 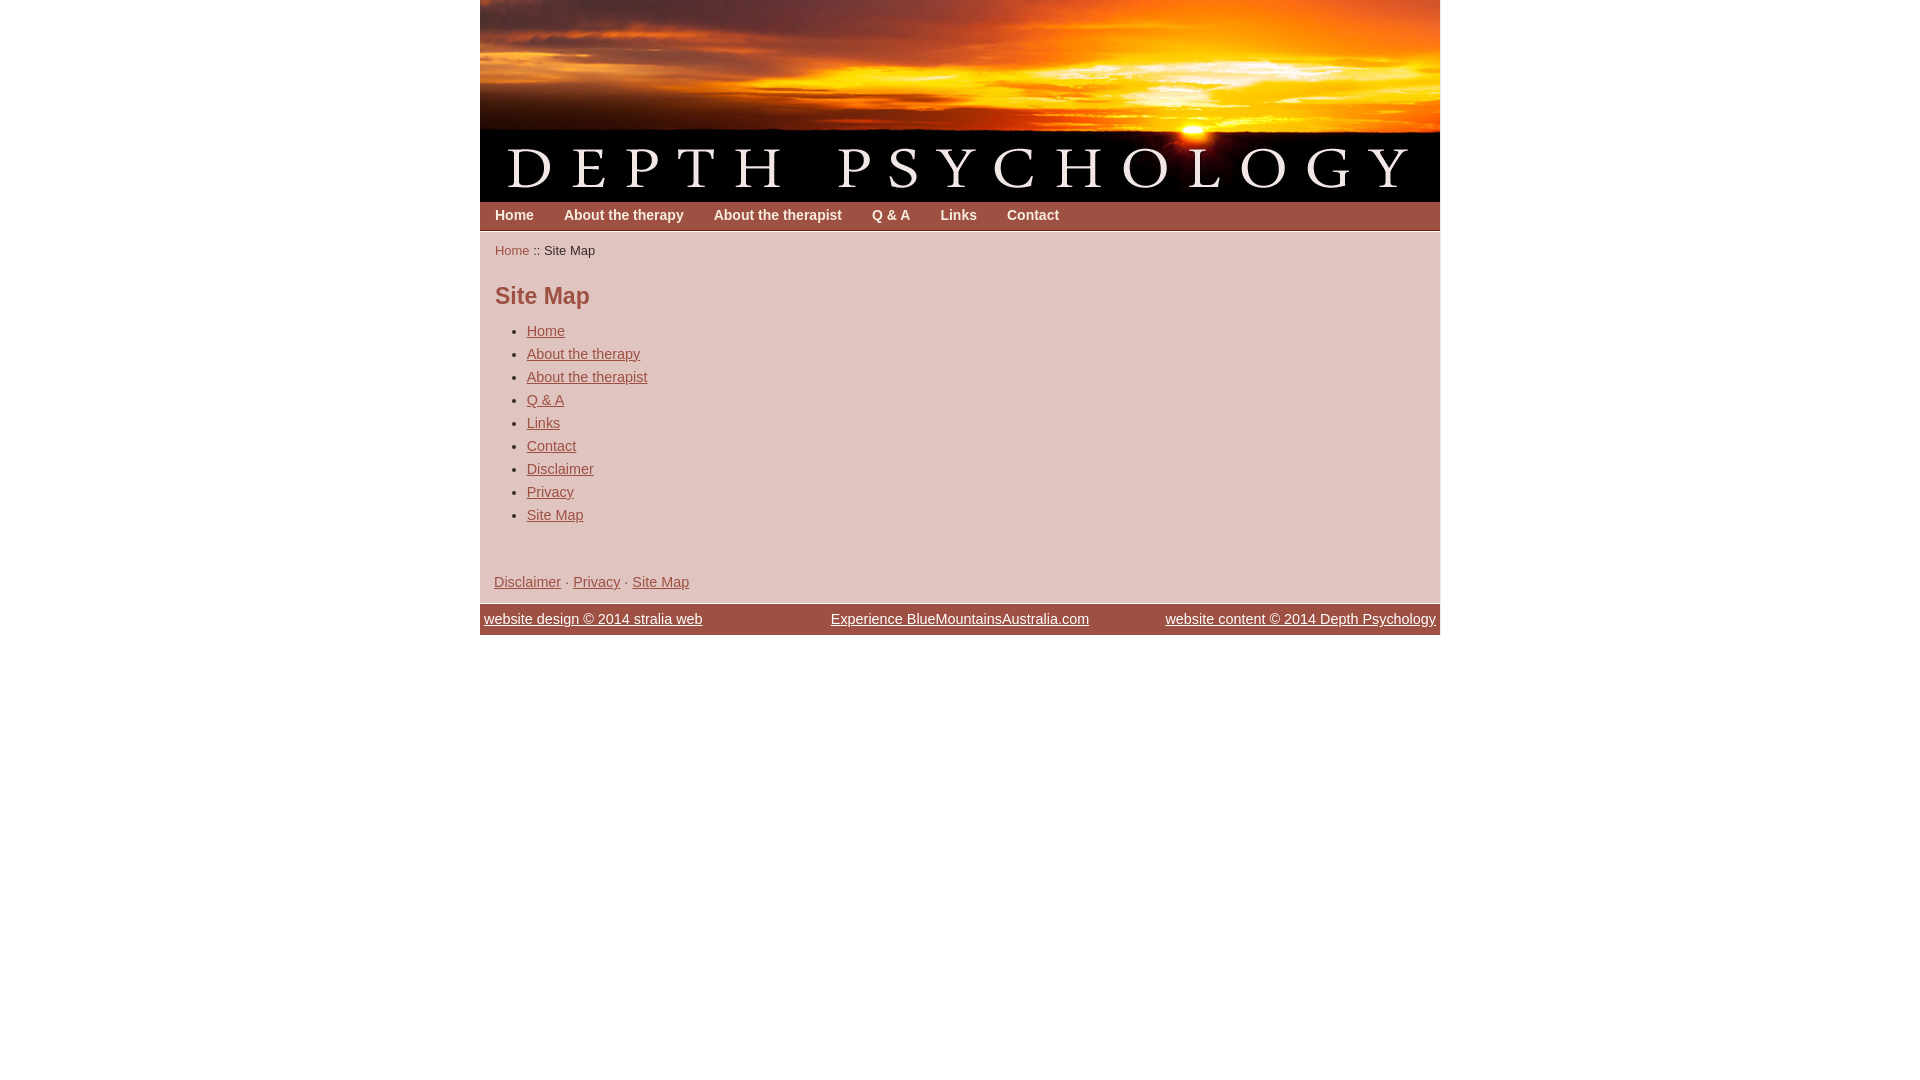 What do you see at coordinates (660, 582) in the screenshot?
I see `'Site Map'` at bounding box center [660, 582].